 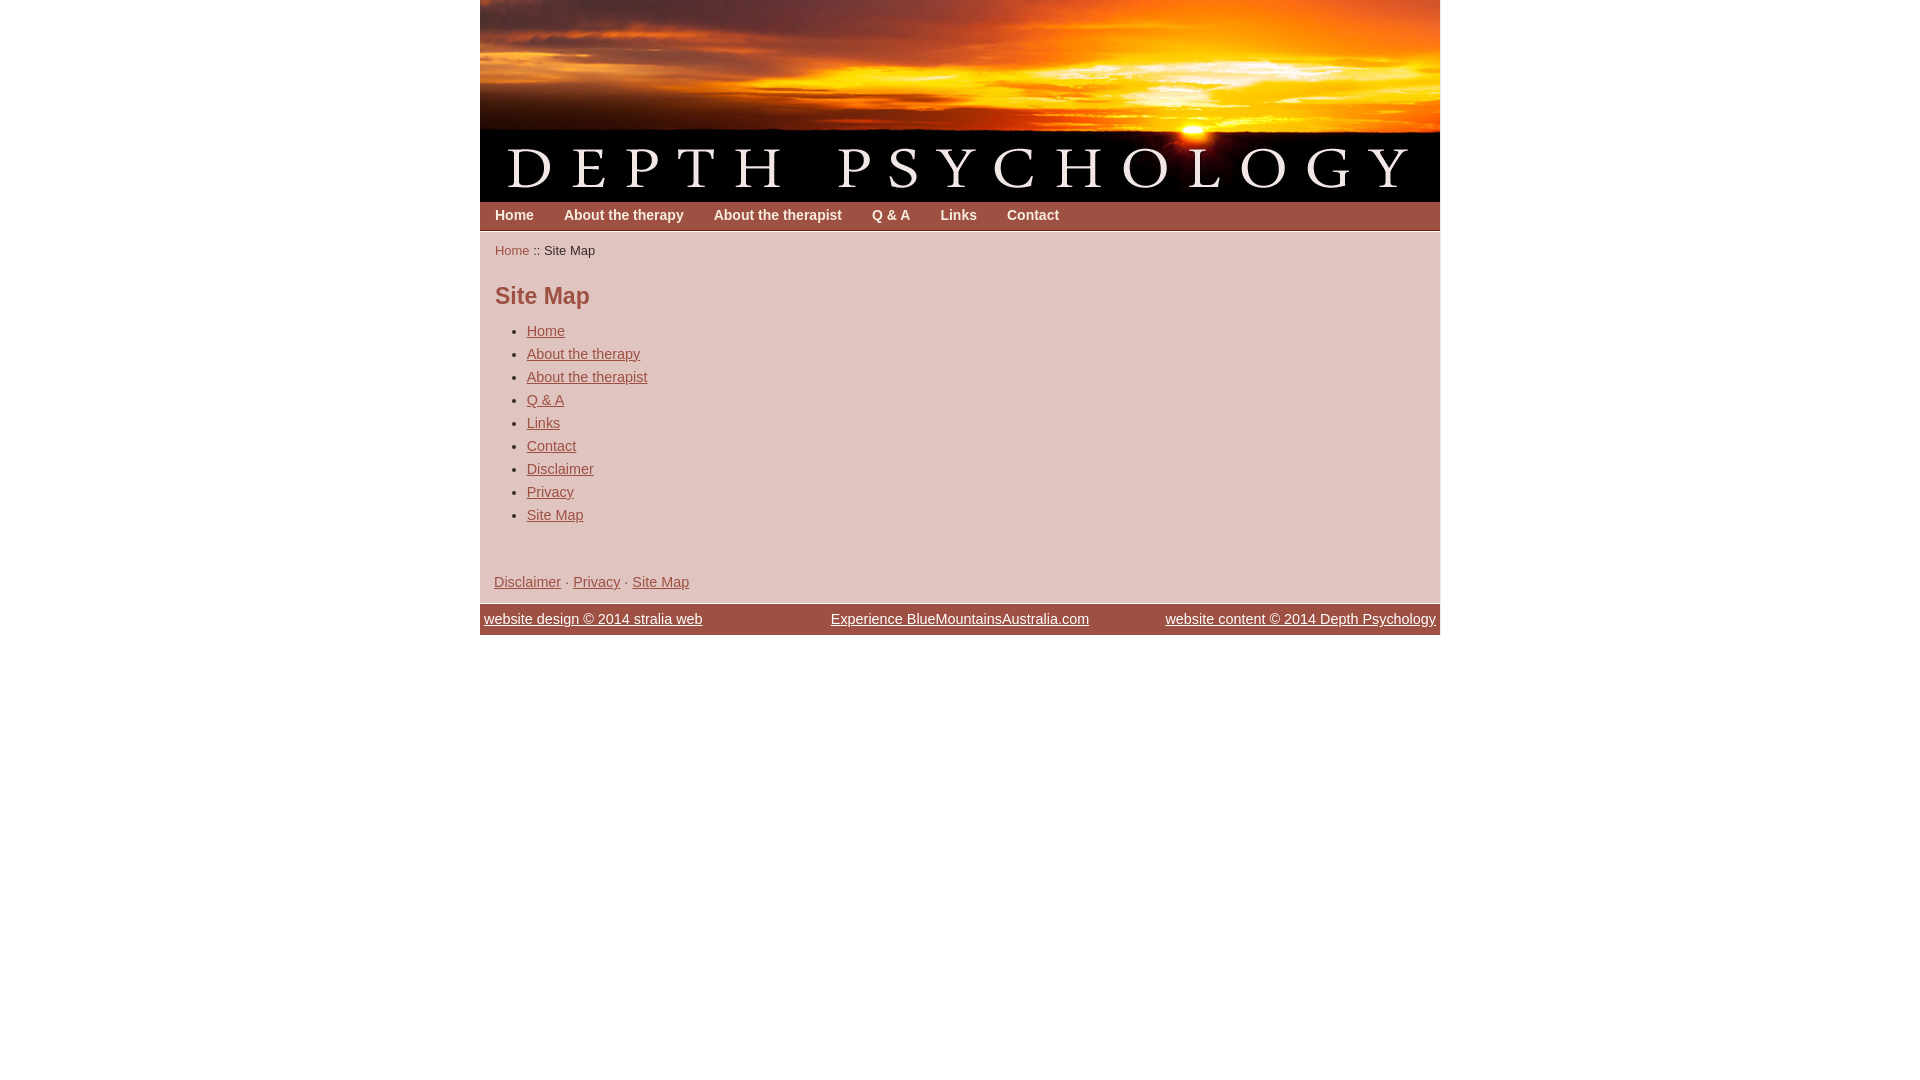 What do you see at coordinates (660, 582) in the screenshot?
I see `'Site Map'` at bounding box center [660, 582].